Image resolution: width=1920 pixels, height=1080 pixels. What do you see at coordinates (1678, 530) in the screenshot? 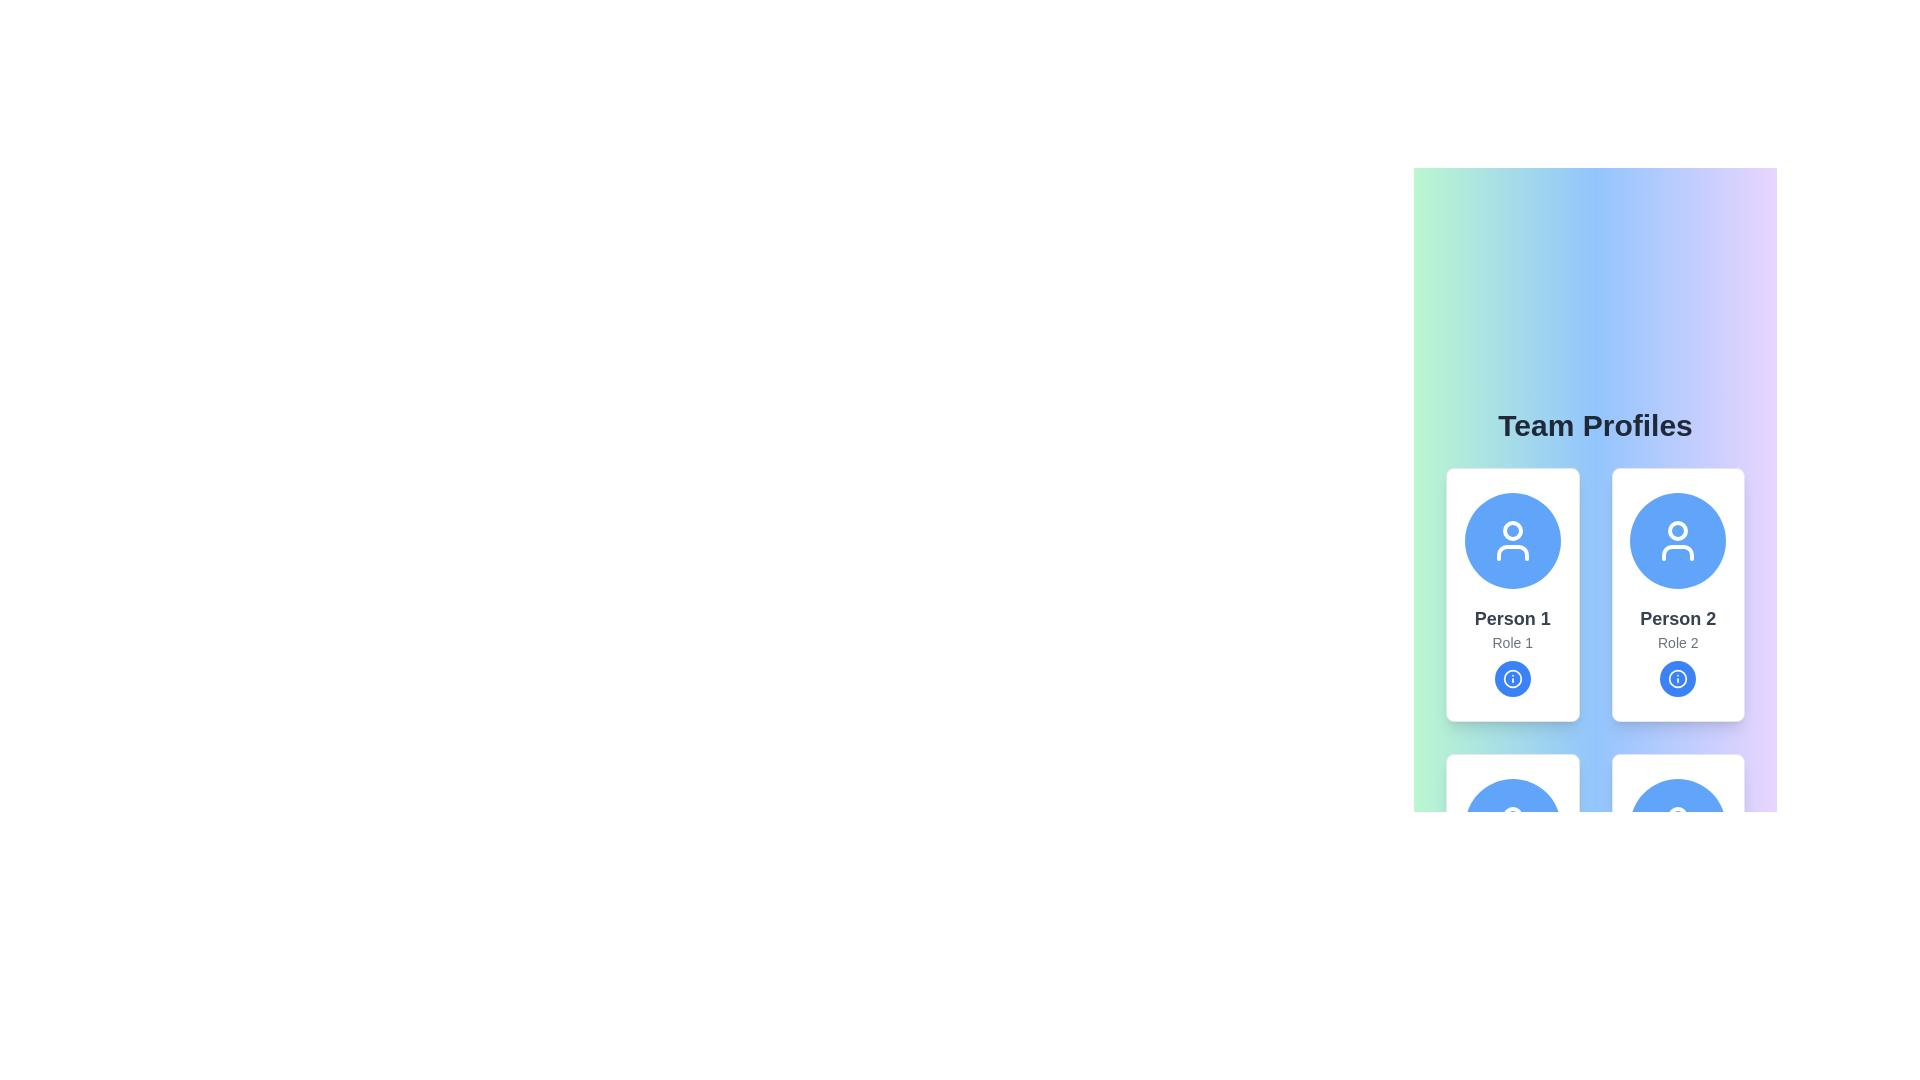
I see `the SVG circle representing the head of a user in the profile icon located in the upper-right of the user profile icon under the 'Team Profiles' section in the card labeled 'Person 2, Role 2'` at bounding box center [1678, 530].